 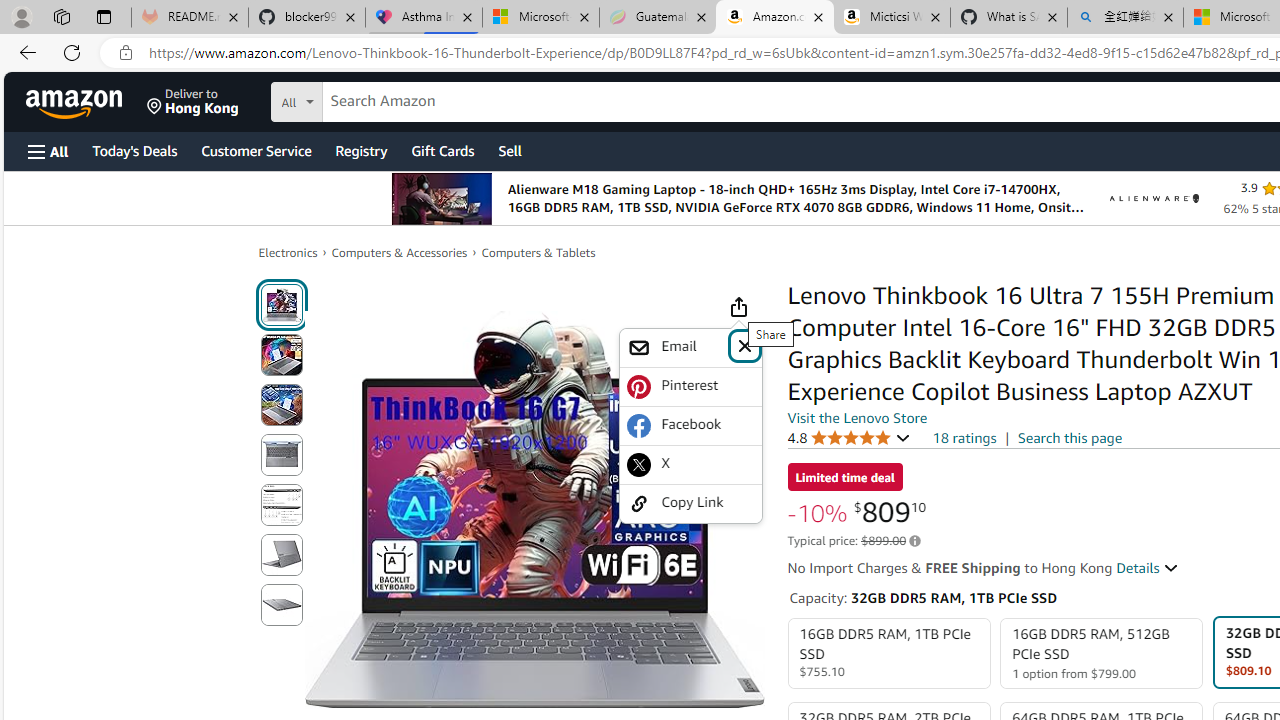 What do you see at coordinates (964, 437) in the screenshot?
I see `'18 ratings'` at bounding box center [964, 437].